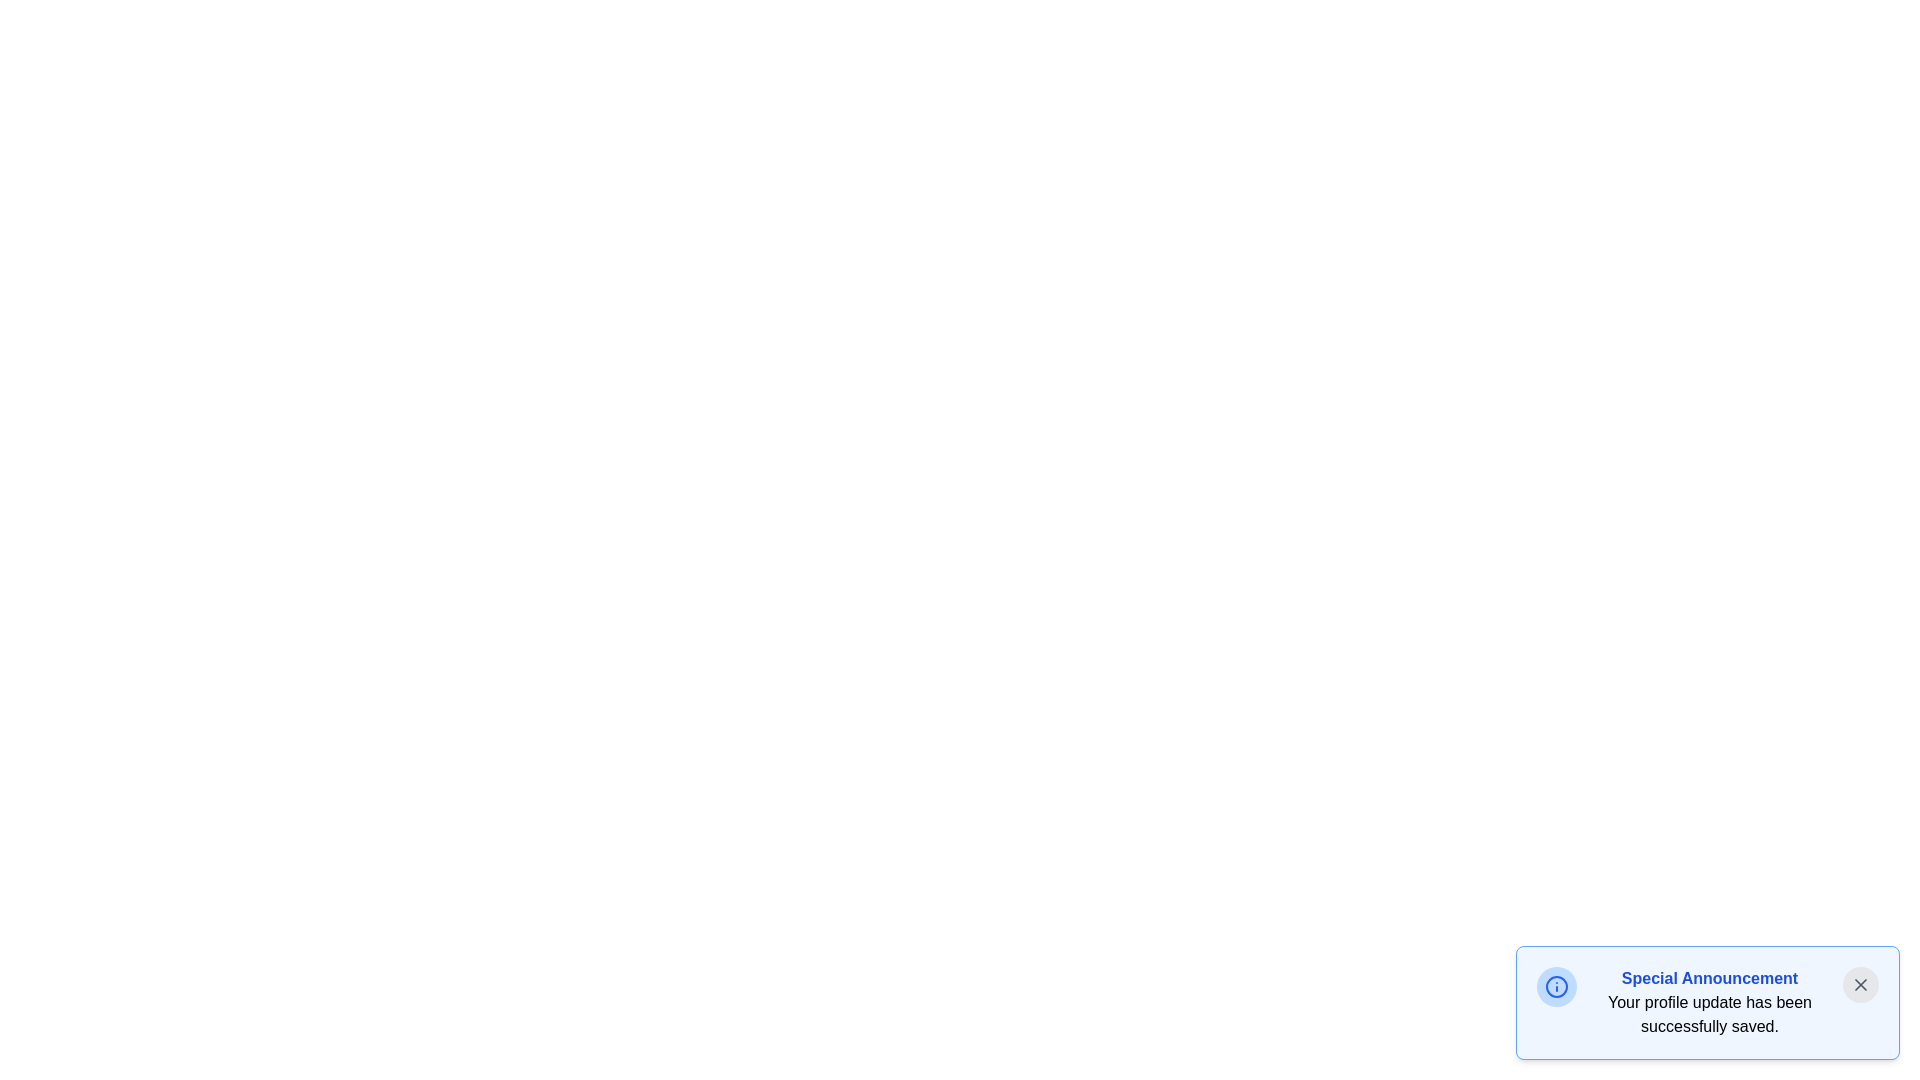 Image resolution: width=1920 pixels, height=1080 pixels. I want to click on the text content of the snackbar for copying or reading, so click(1592, 966).